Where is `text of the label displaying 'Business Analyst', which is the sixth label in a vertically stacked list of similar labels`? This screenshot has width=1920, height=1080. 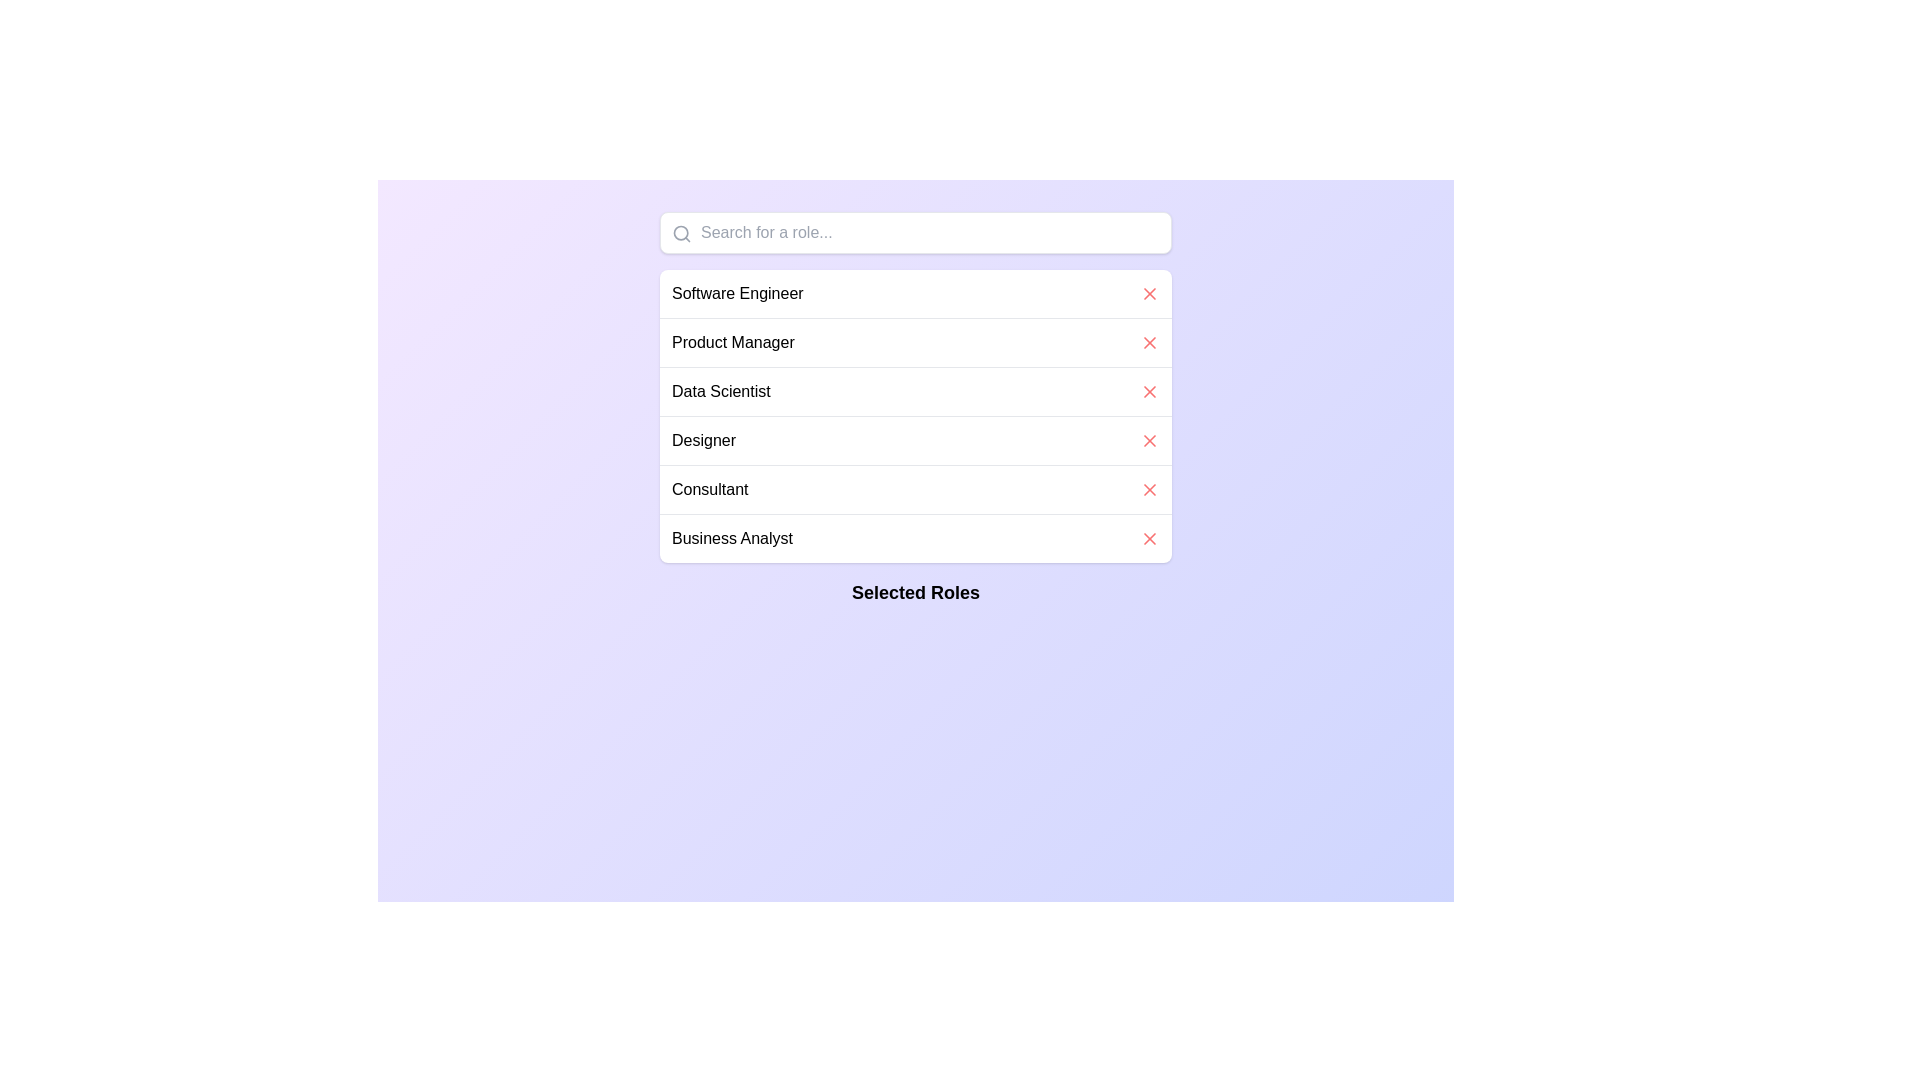
text of the label displaying 'Business Analyst', which is the sixth label in a vertically stacked list of similar labels is located at coordinates (731, 538).